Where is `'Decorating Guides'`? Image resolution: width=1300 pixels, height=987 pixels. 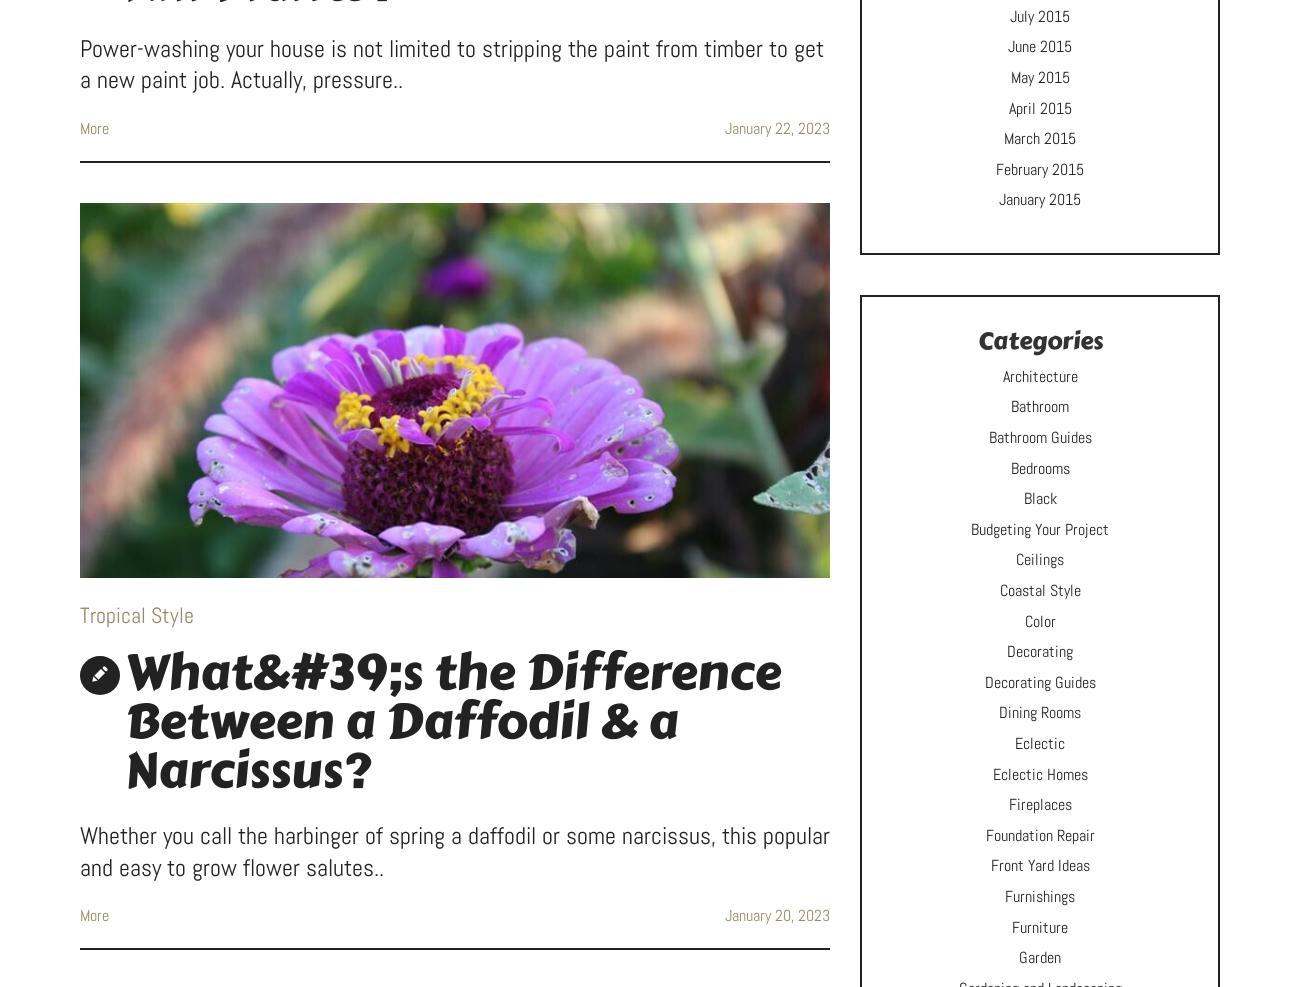
'Decorating Guides' is located at coordinates (1039, 681).